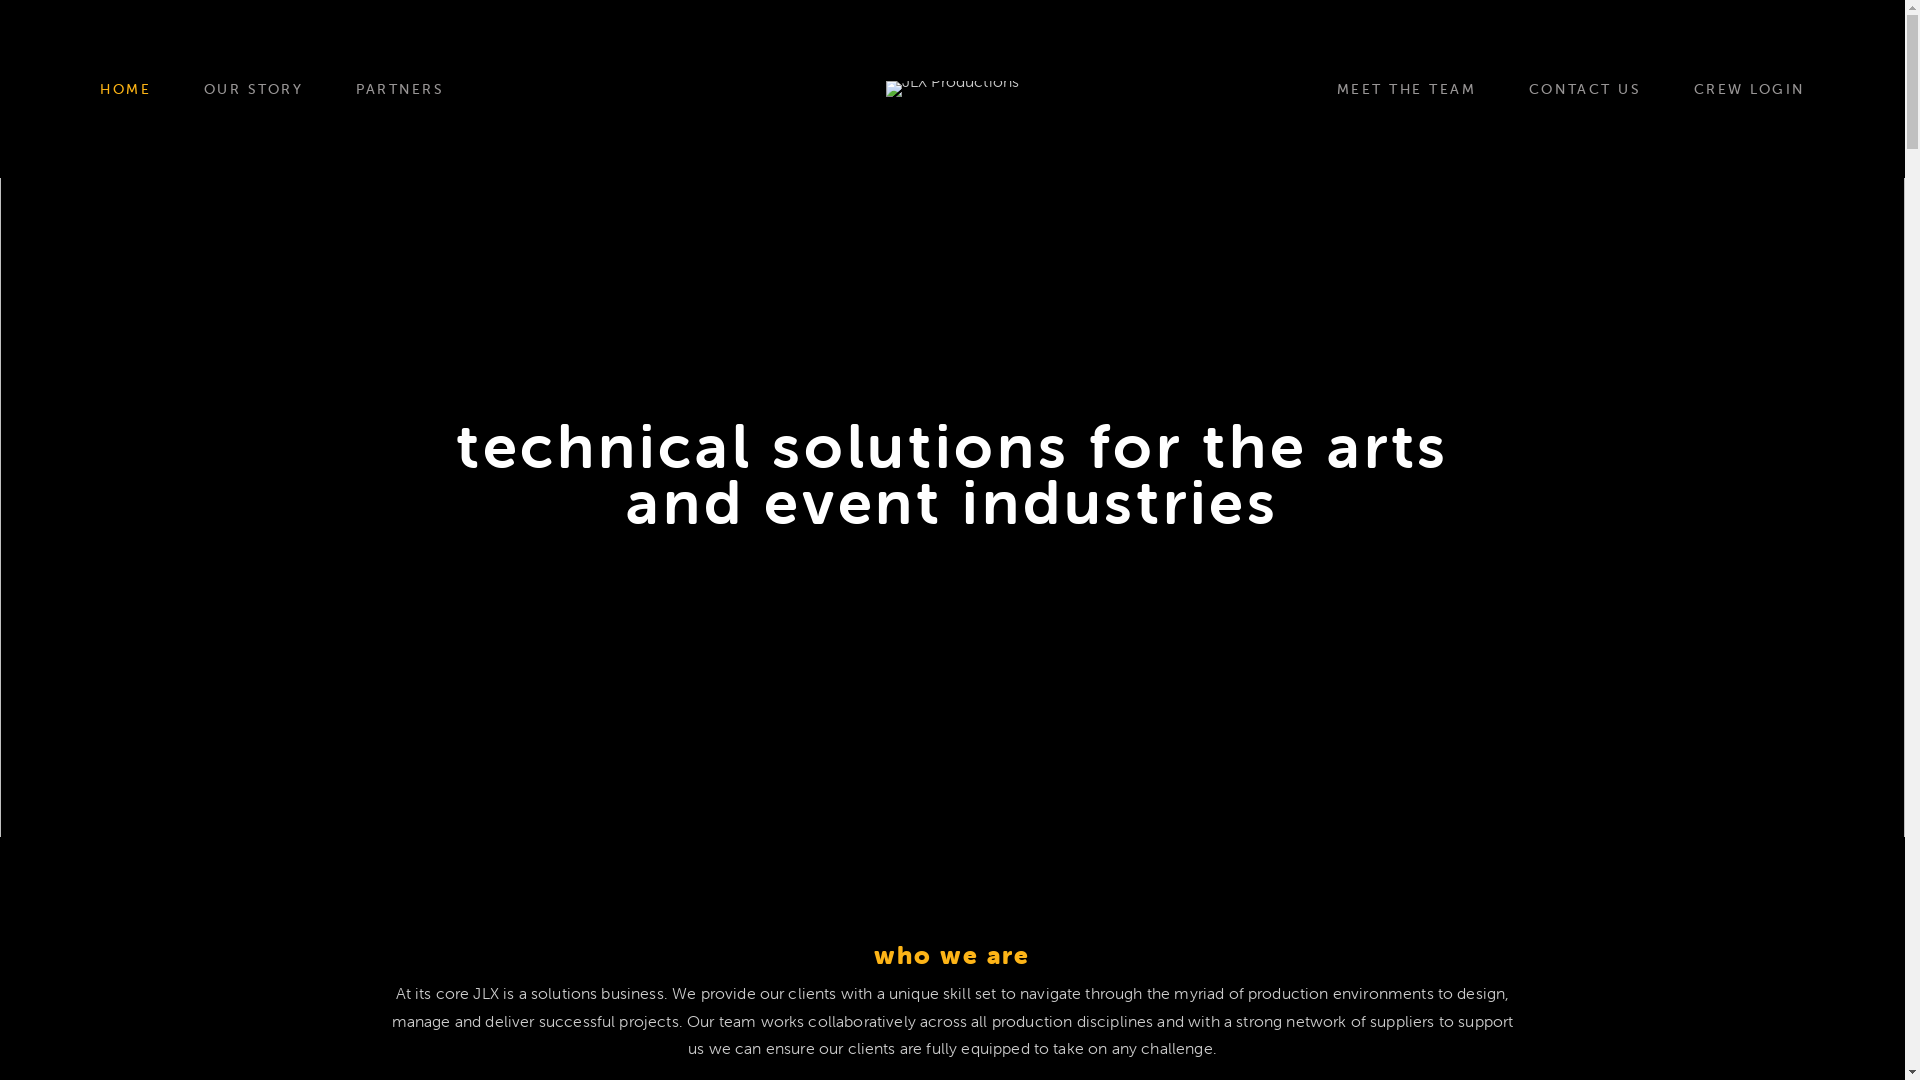 The height and width of the screenshot is (1080, 1920). Describe the element at coordinates (1693, 87) in the screenshot. I see `'CREW LOGIN'` at that location.